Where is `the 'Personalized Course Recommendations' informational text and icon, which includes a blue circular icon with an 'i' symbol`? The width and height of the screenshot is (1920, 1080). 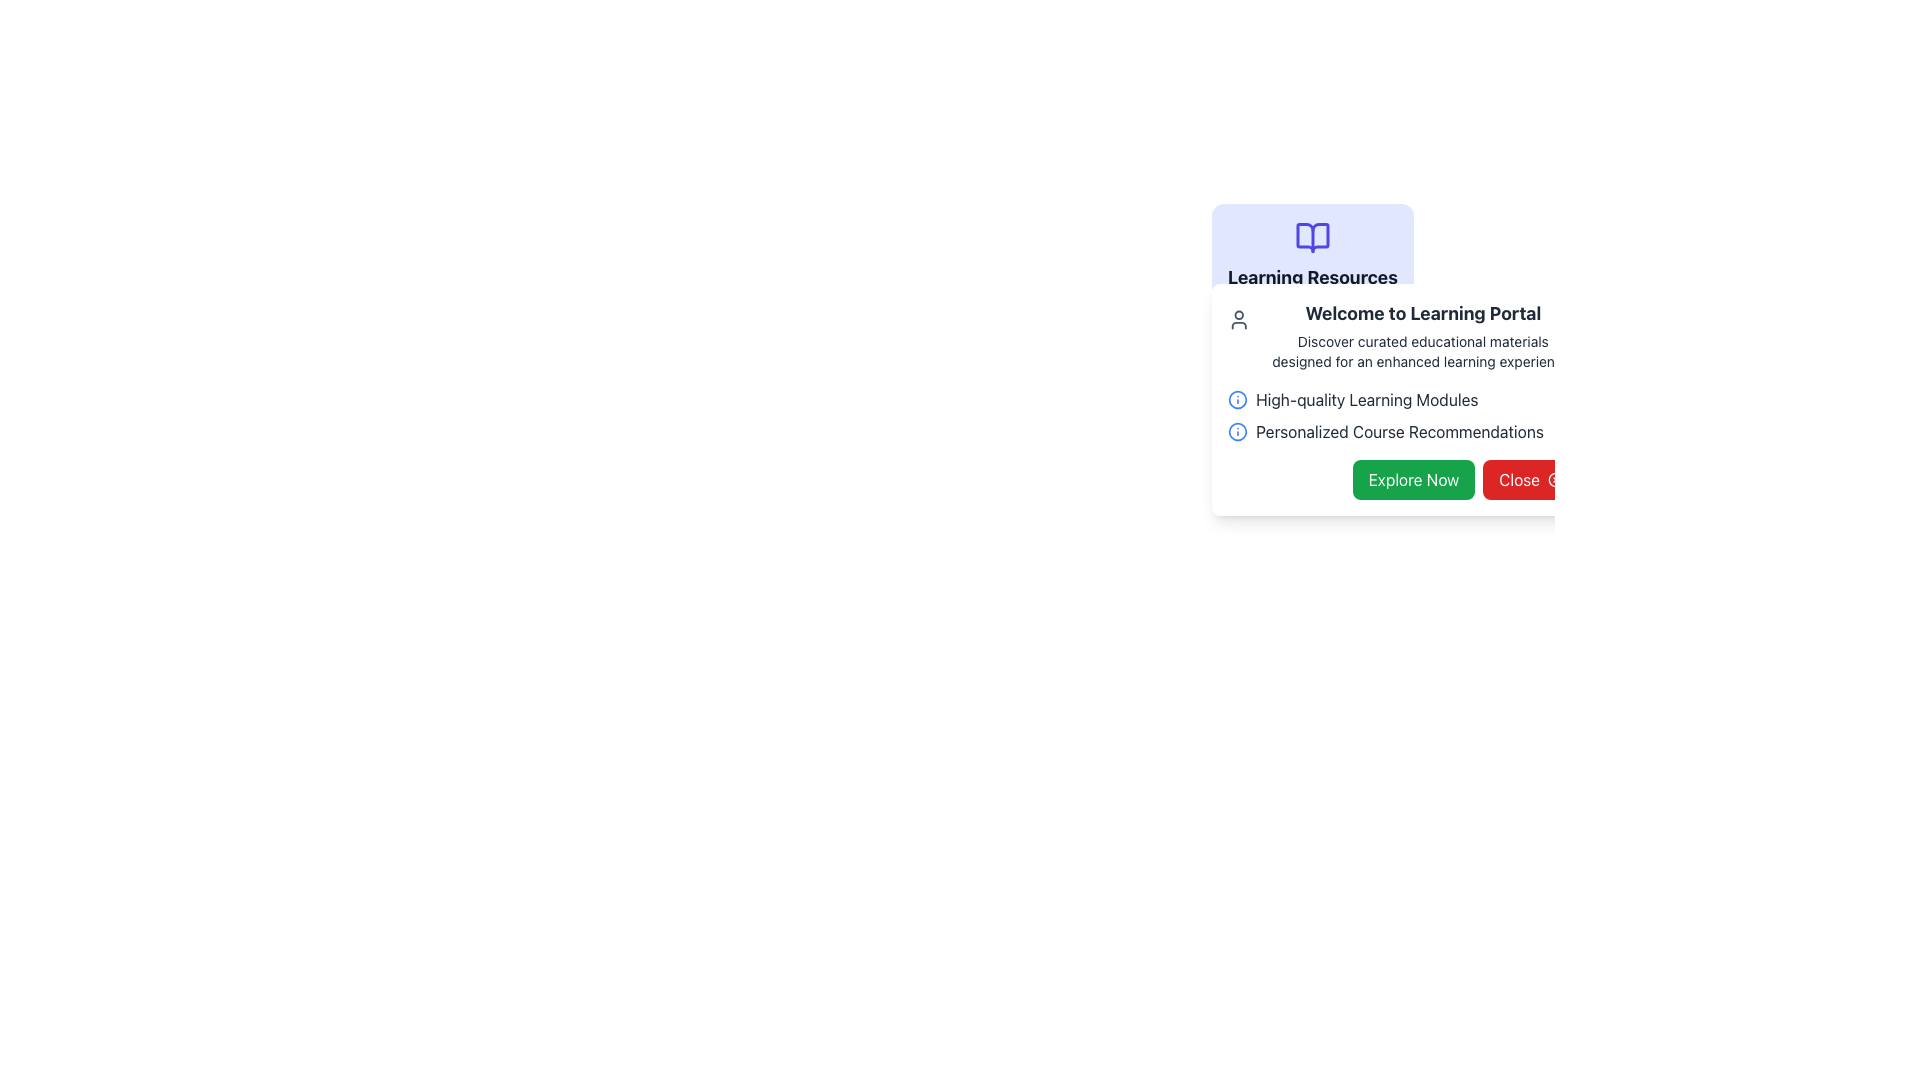 the 'Personalized Course Recommendations' informational text and icon, which includes a blue circular icon with an 'i' symbol is located at coordinates (1403, 431).